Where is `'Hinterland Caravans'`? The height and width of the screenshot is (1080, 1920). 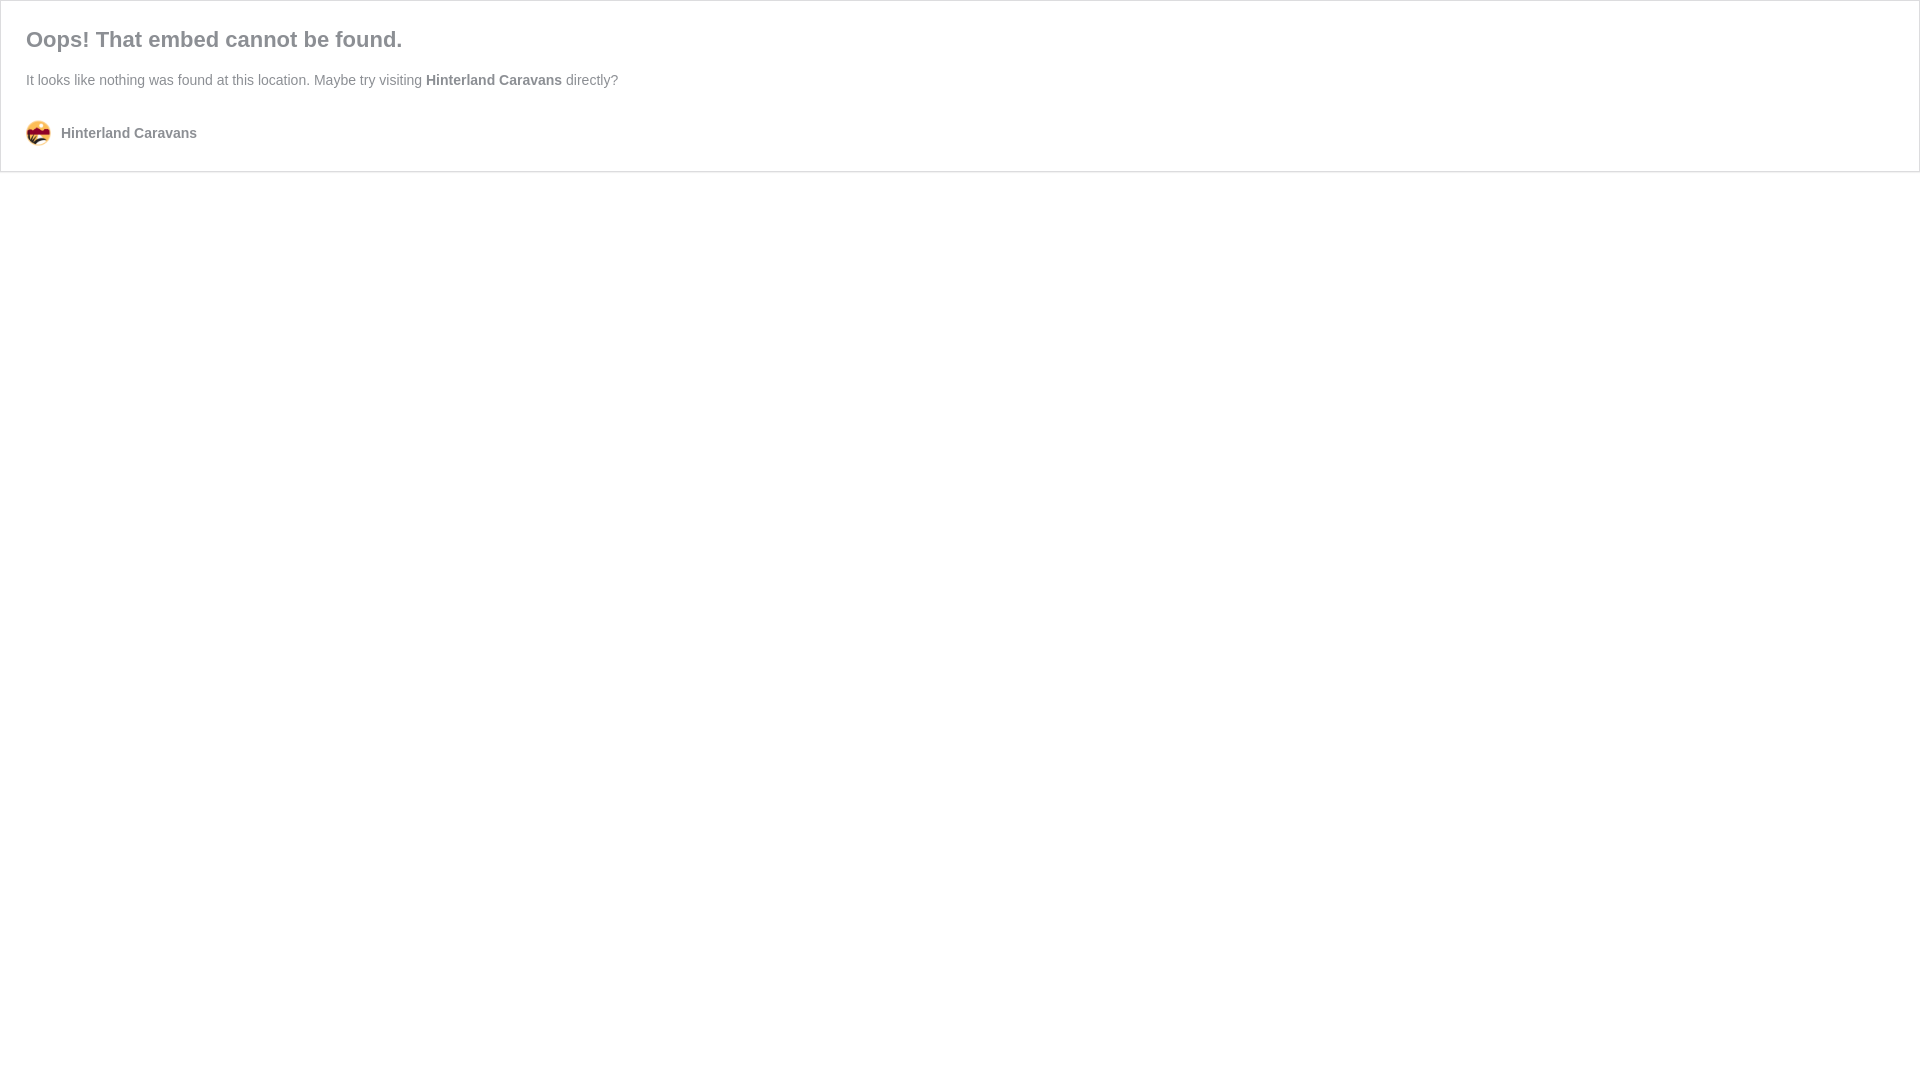 'Hinterland Caravans' is located at coordinates (110, 133).